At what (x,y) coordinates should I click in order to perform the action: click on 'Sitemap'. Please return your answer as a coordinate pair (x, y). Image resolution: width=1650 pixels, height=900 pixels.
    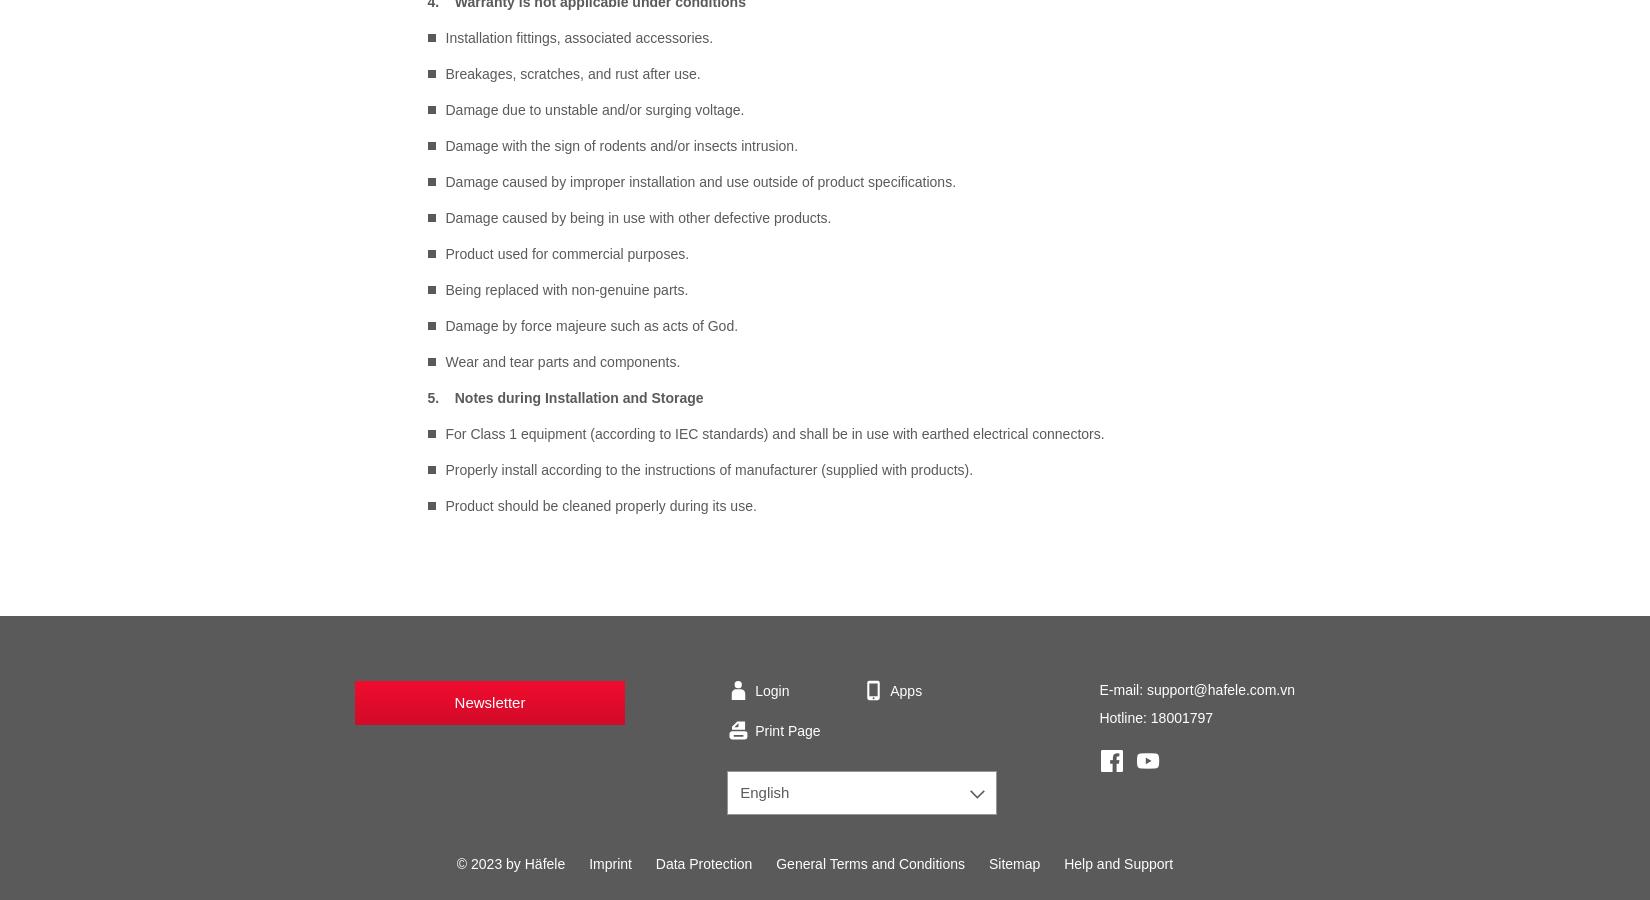
    Looking at the image, I should click on (1013, 864).